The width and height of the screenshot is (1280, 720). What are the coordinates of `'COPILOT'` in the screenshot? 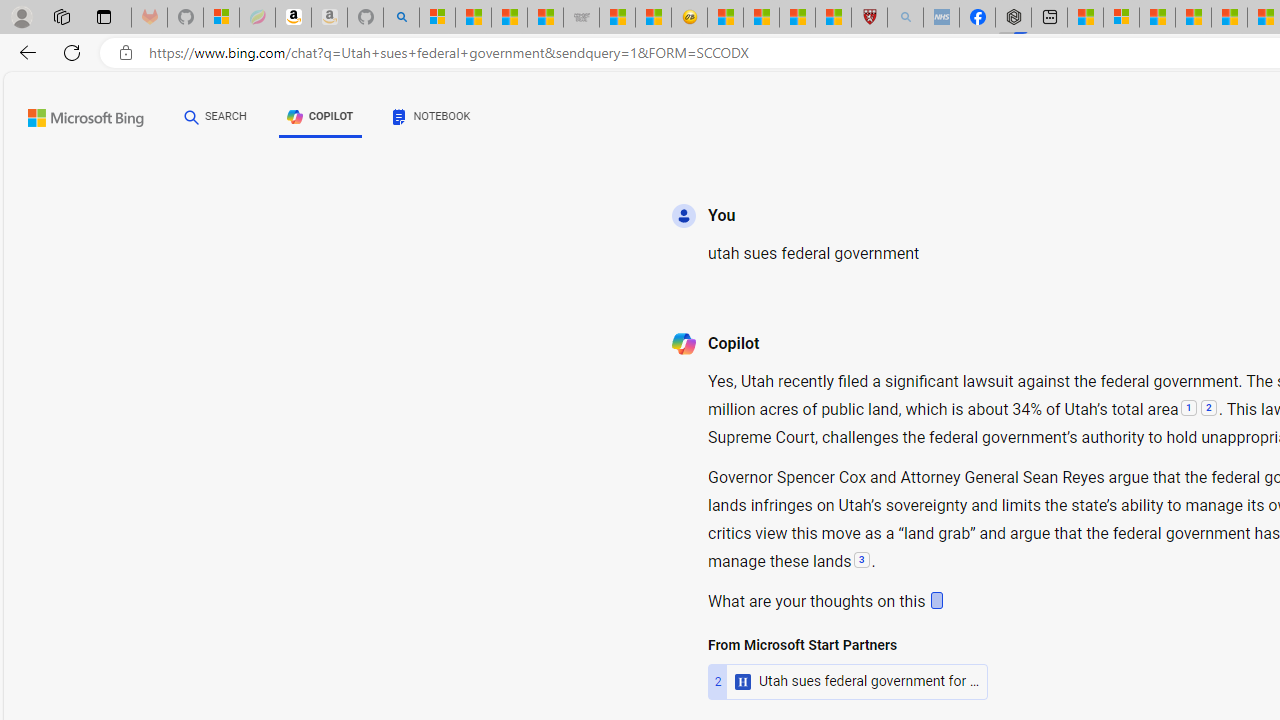 It's located at (320, 120).